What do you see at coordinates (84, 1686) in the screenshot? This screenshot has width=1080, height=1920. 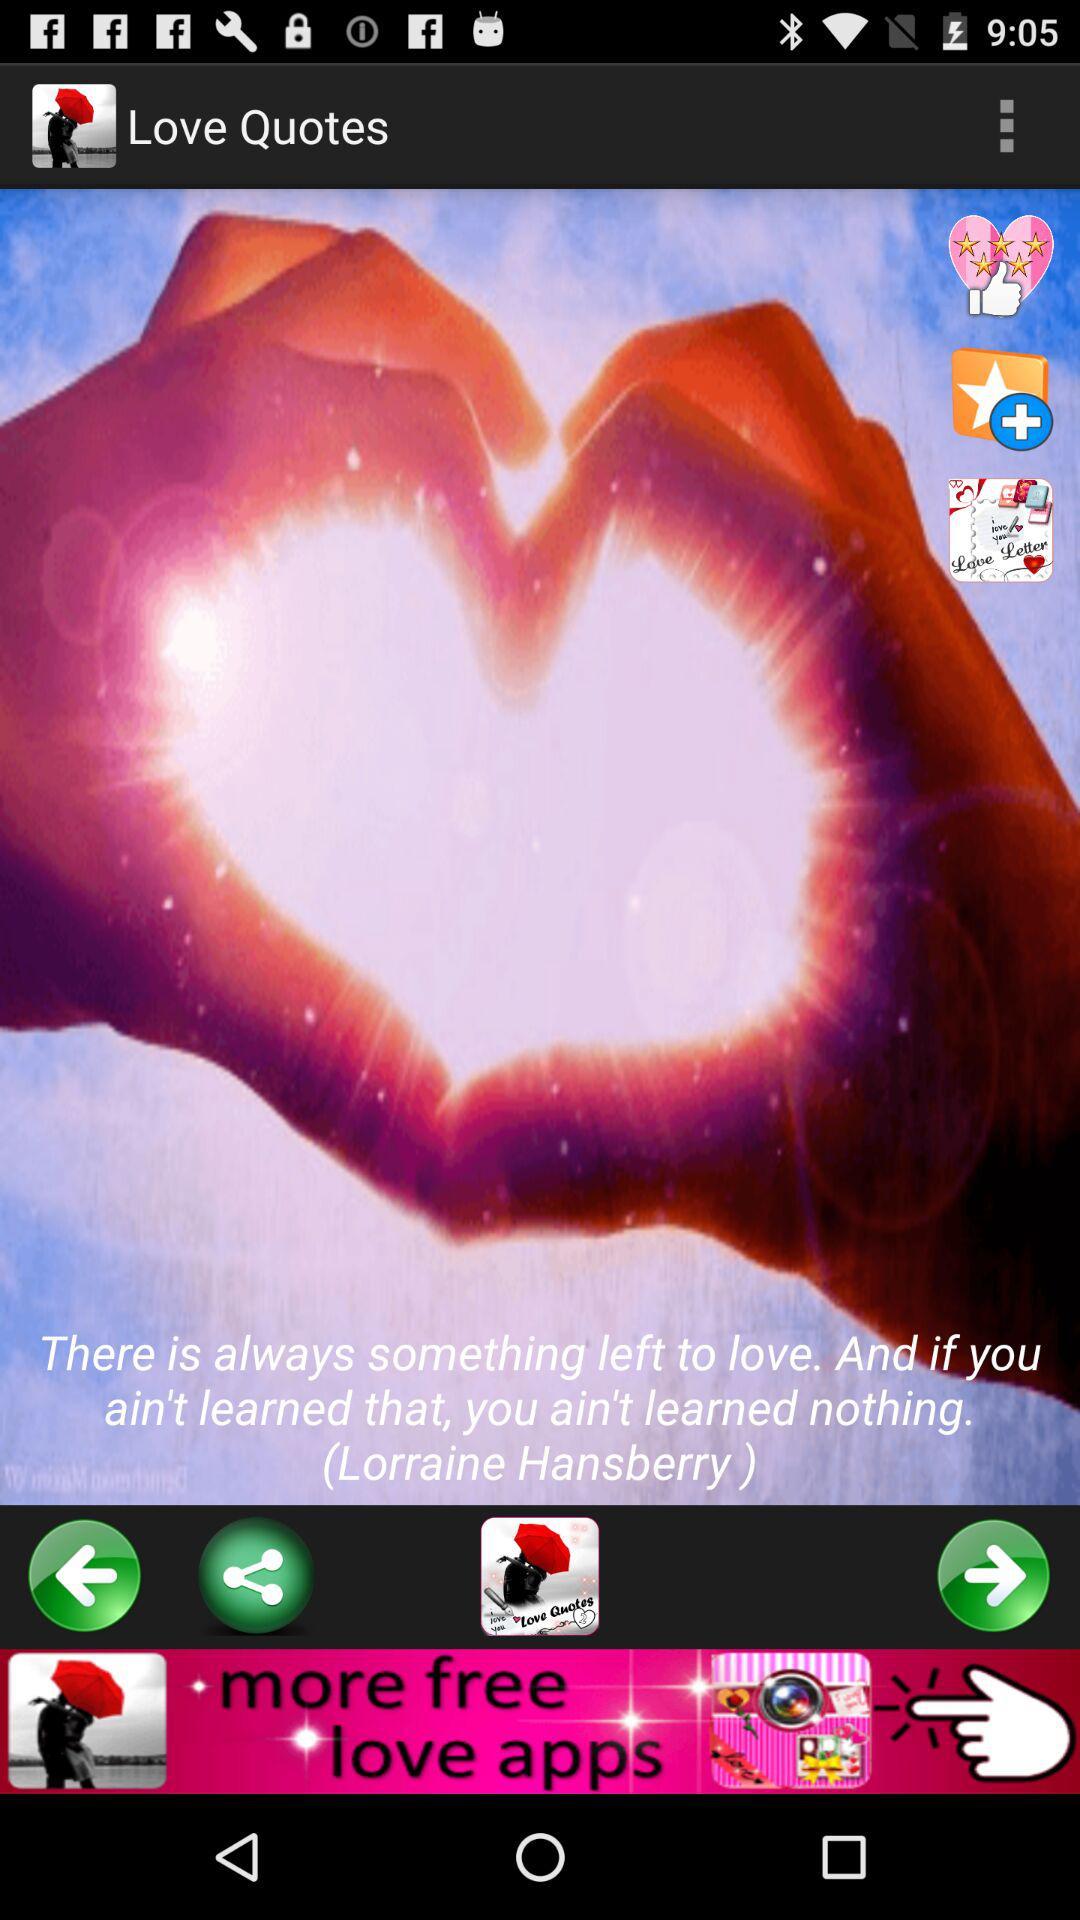 I see `the arrow_backward icon` at bounding box center [84, 1686].